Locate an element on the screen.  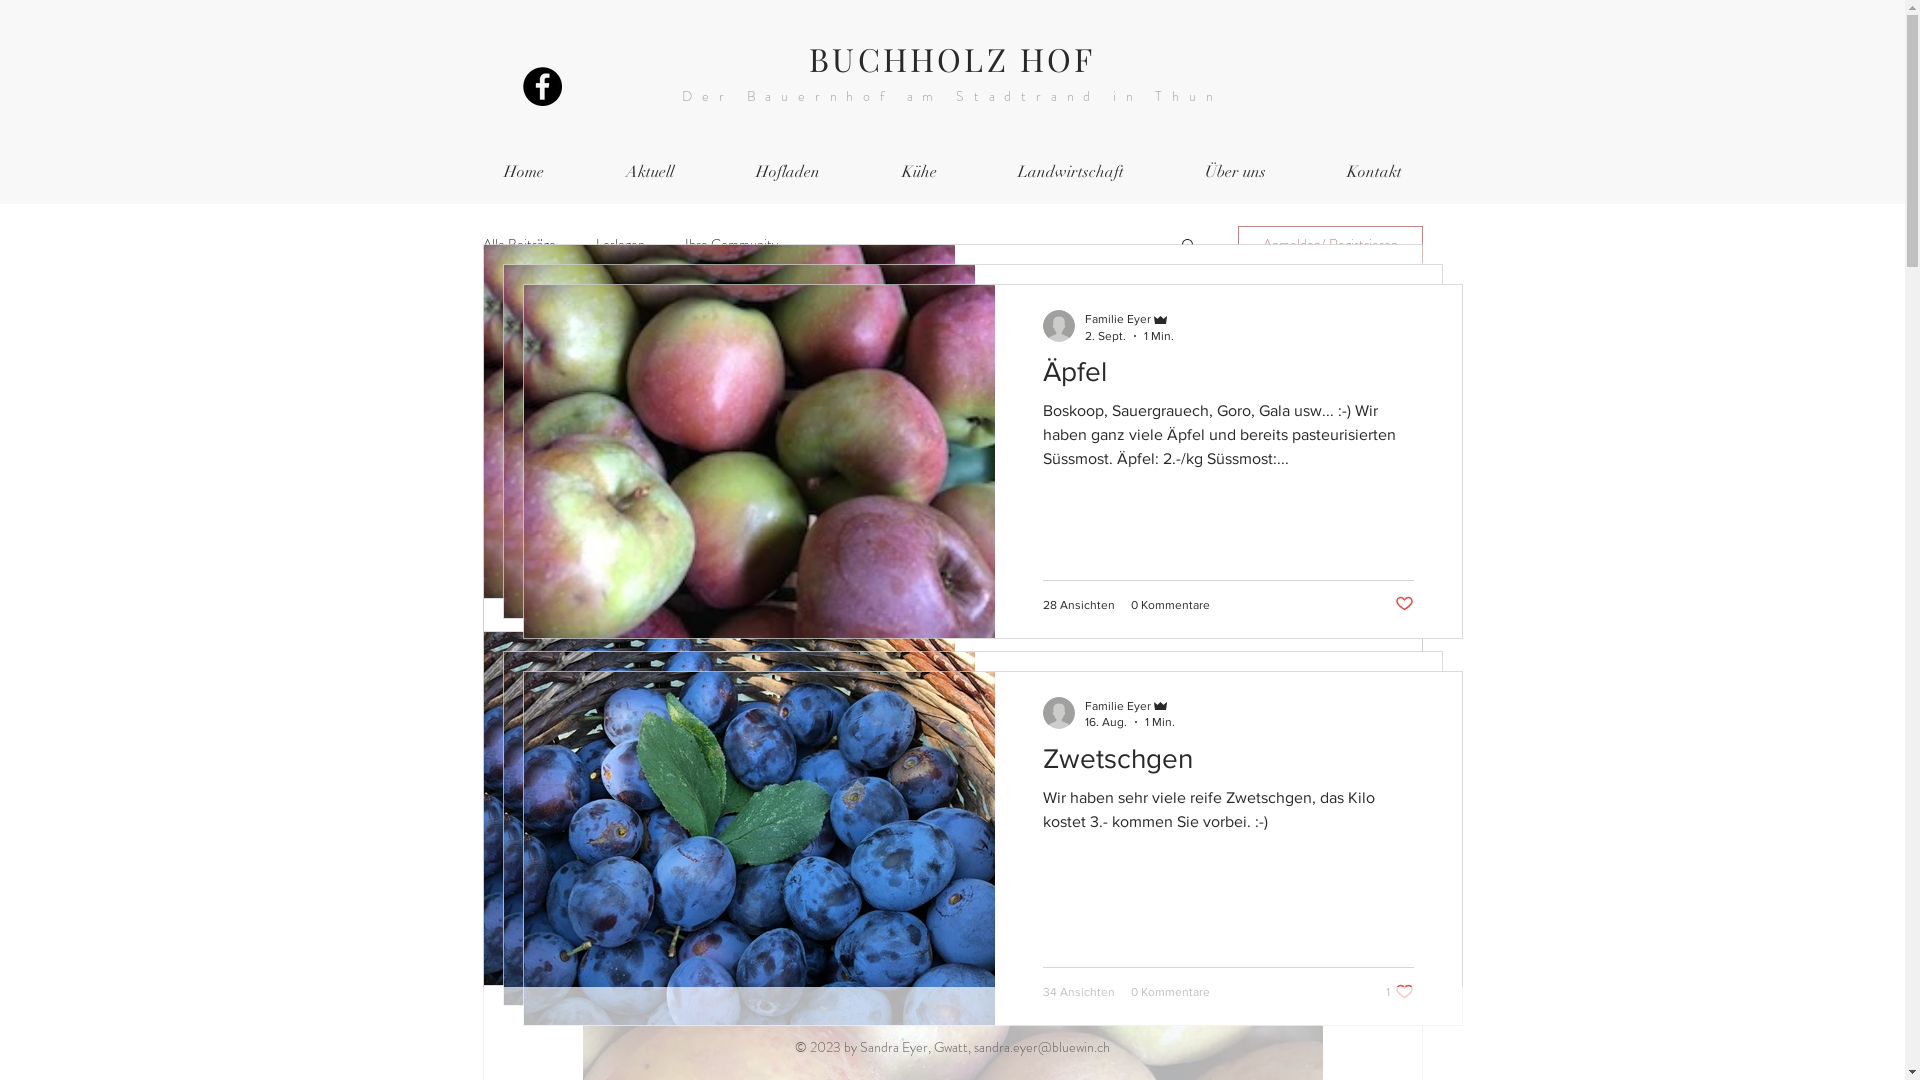
'Anmelden/ Registrieren' is located at coordinates (1330, 242).